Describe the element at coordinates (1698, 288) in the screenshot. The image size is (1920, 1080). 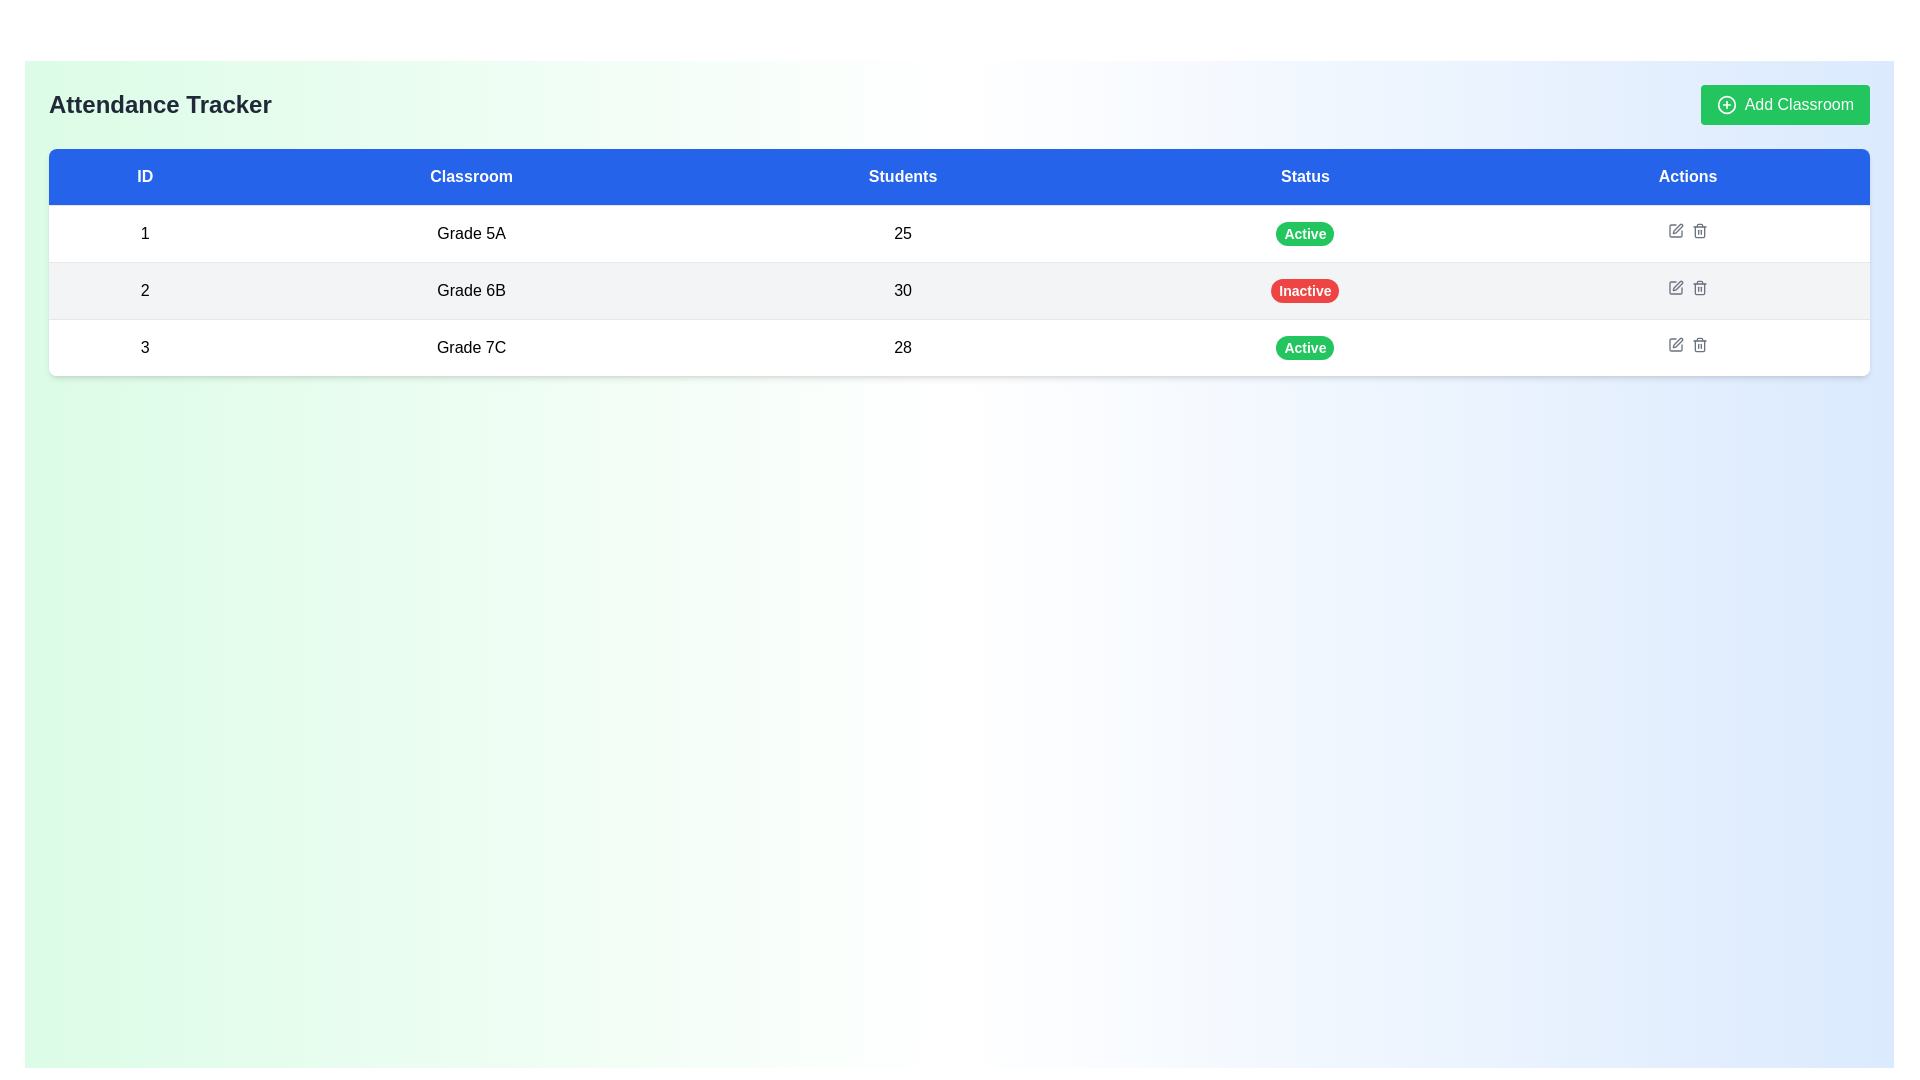
I see `the trash can icon button located under the 'Actions' column in the second data row for 'Grade 6B'` at that location.